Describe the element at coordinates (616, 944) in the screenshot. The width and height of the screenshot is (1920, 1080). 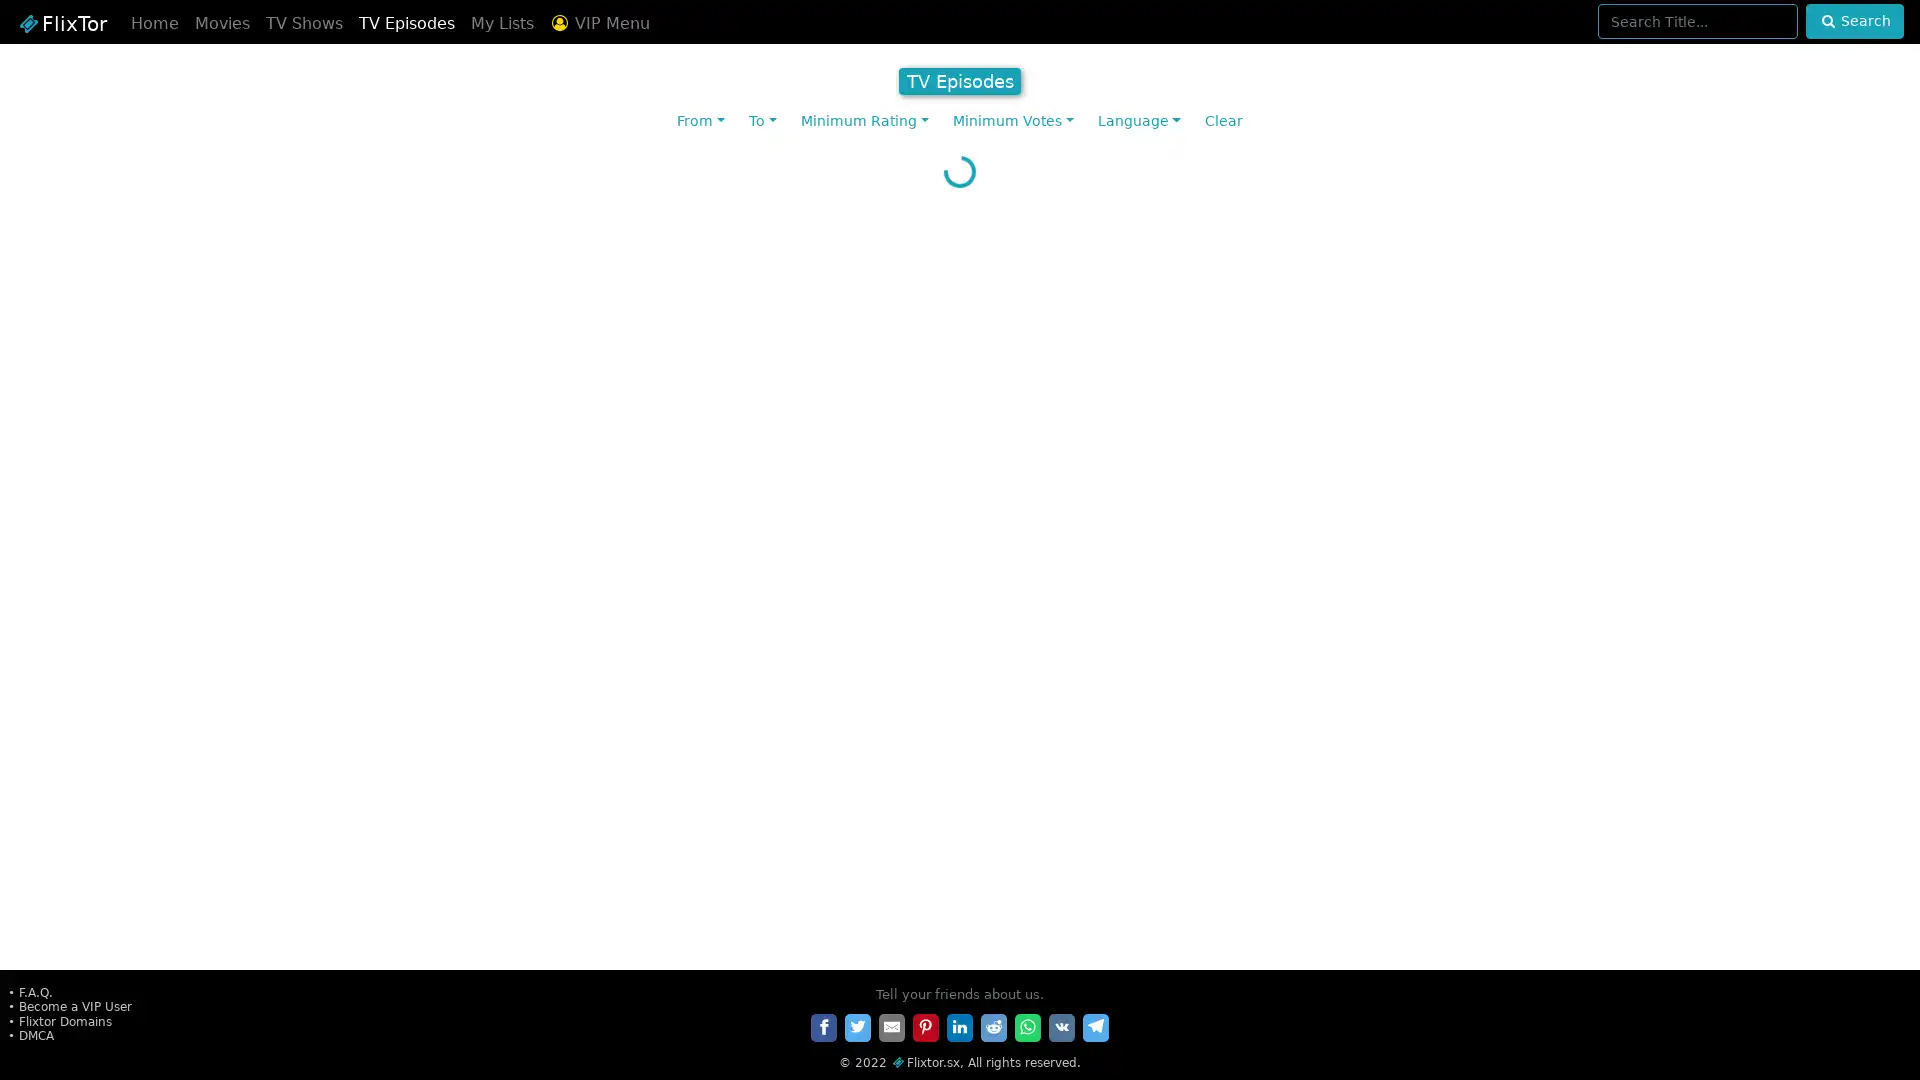
I see `Watch Now` at that location.